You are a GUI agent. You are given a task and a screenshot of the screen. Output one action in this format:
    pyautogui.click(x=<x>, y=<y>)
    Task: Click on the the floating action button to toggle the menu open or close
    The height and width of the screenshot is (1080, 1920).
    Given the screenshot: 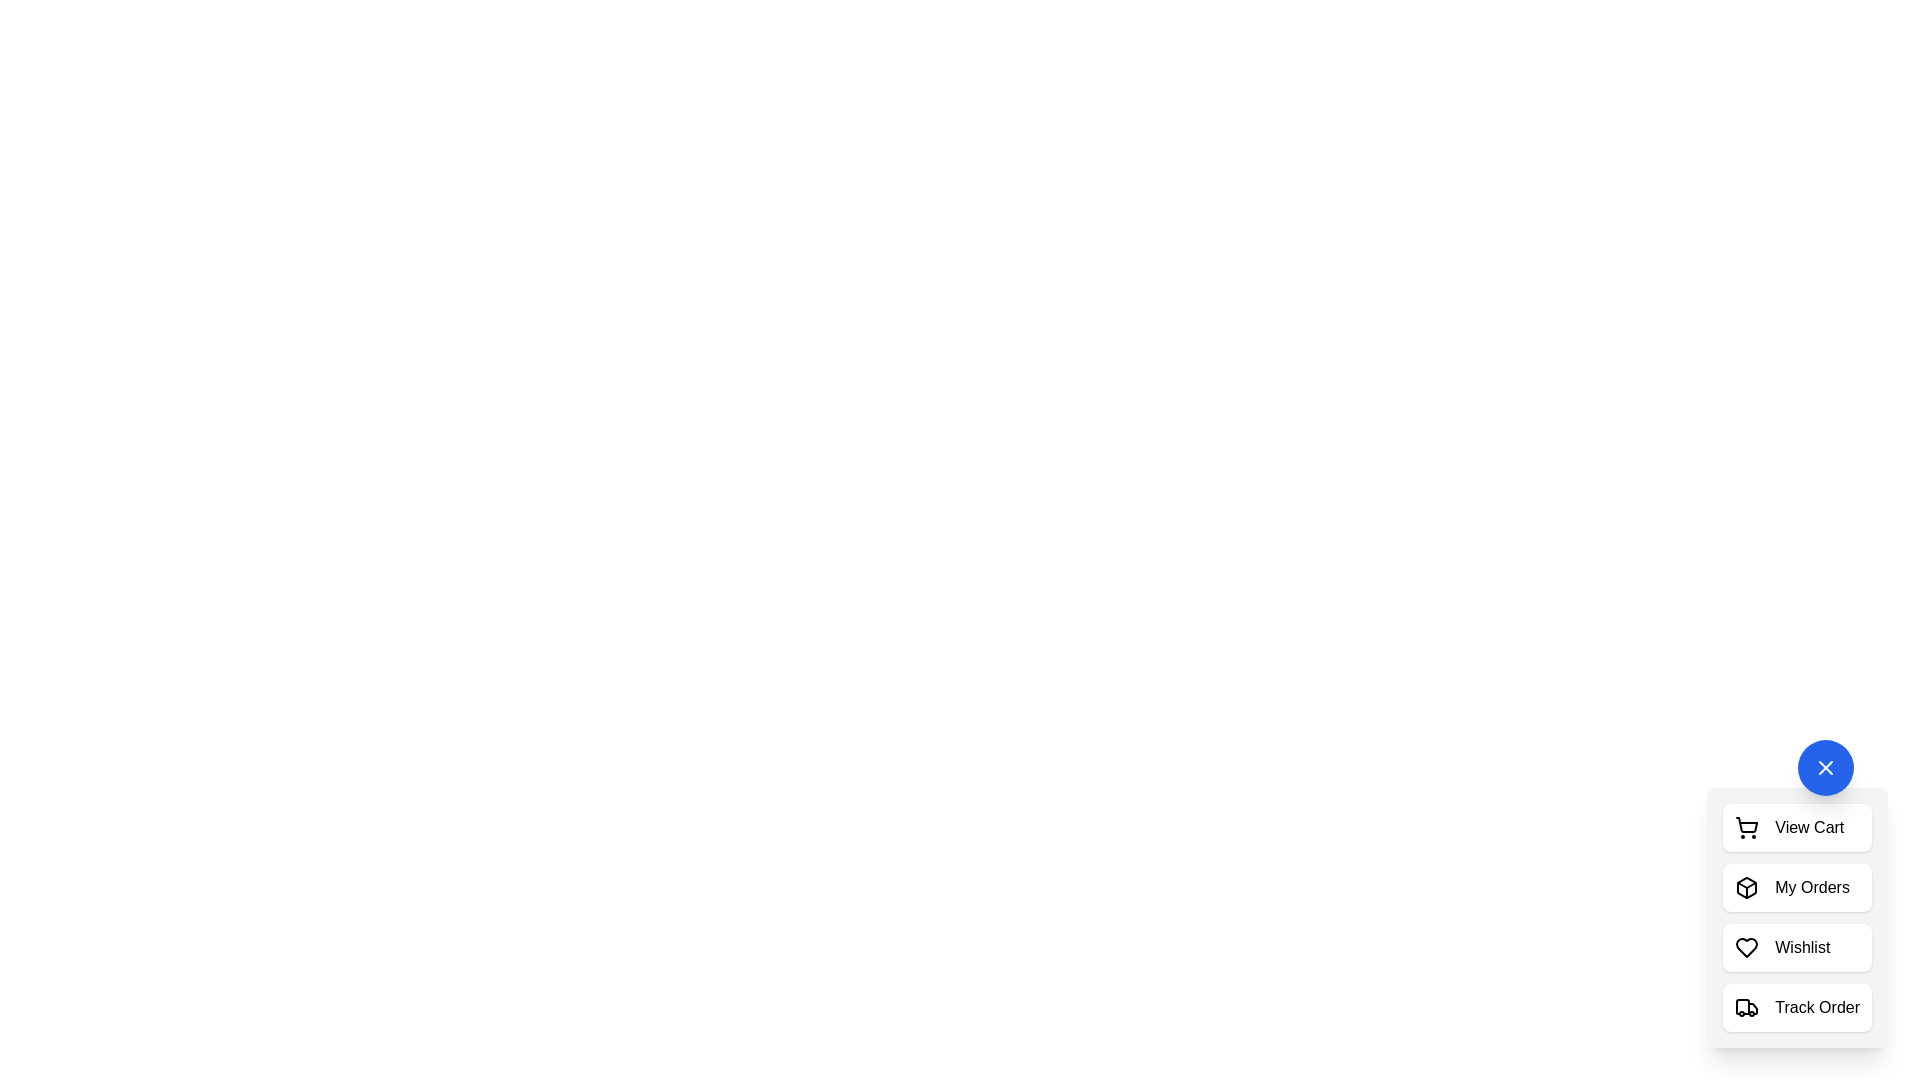 What is the action you would take?
    pyautogui.click(x=1825, y=766)
    